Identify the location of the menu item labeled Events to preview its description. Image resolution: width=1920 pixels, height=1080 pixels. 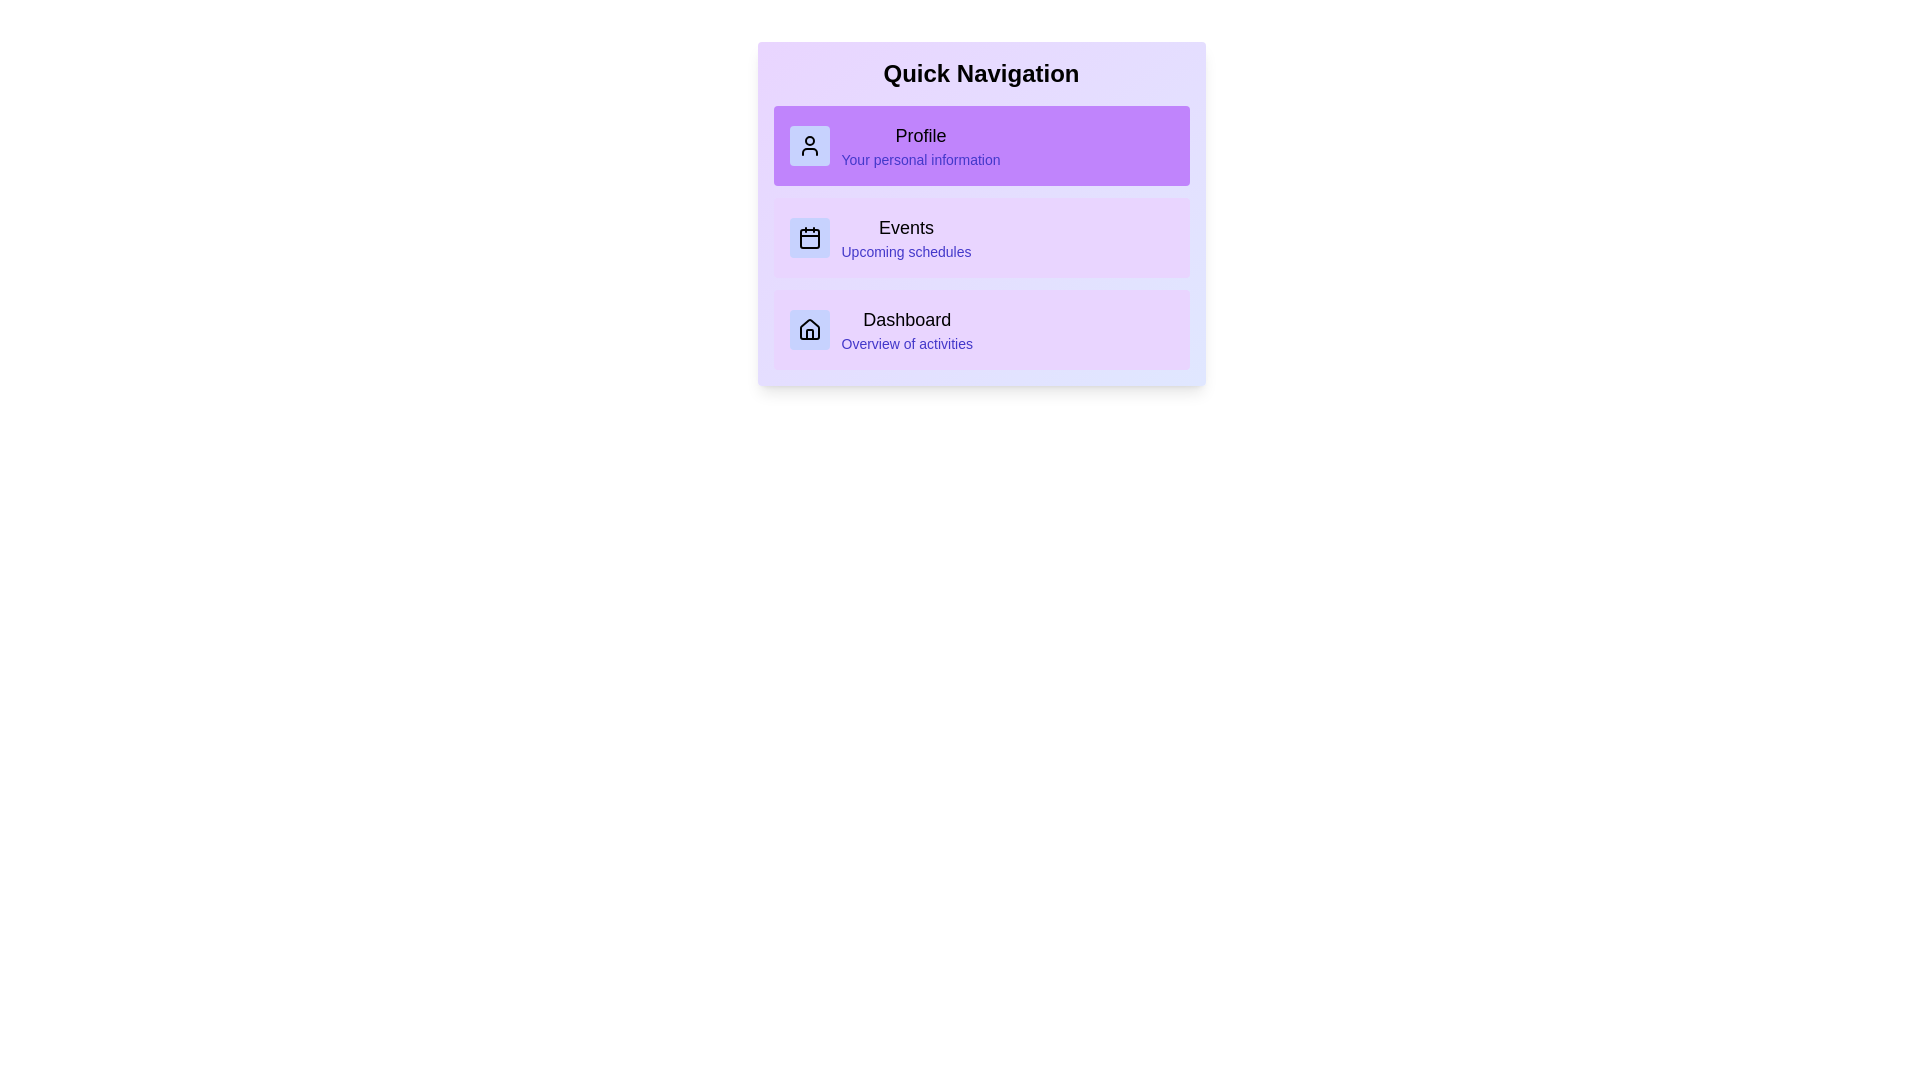
(981, 237).